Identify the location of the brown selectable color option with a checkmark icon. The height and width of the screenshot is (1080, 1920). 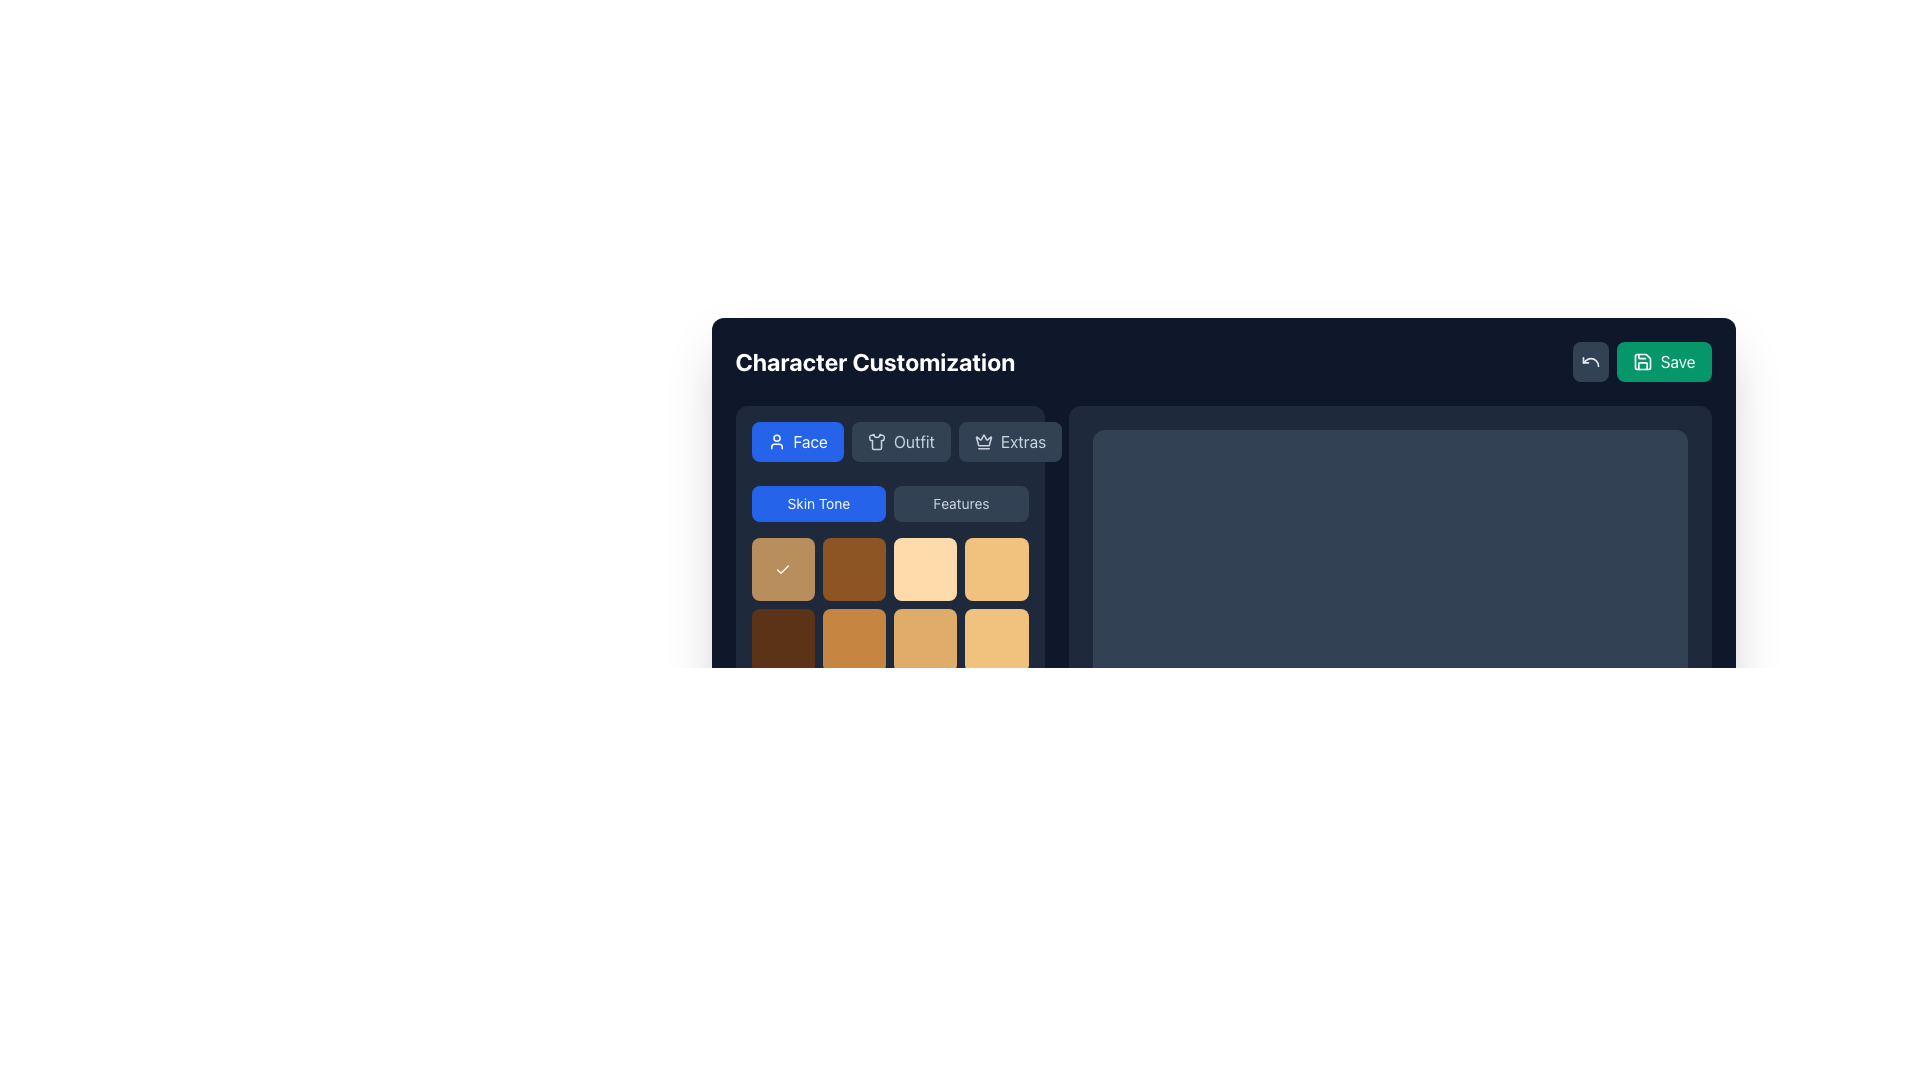
(889, 580).